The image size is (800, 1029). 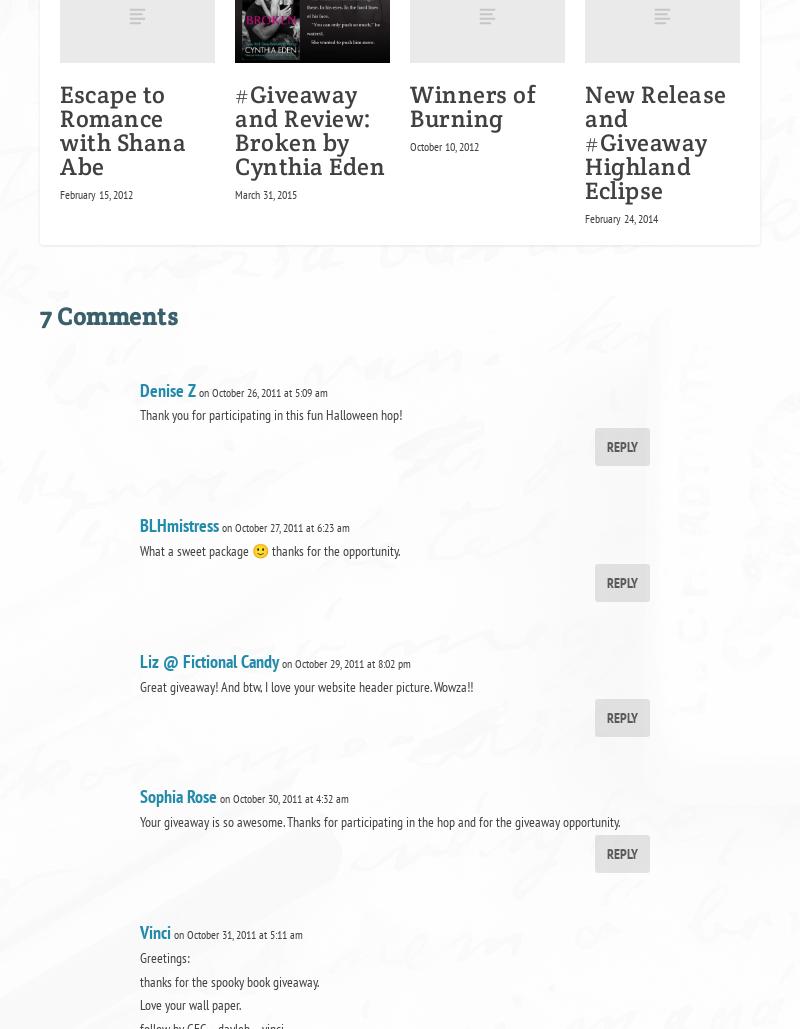 I want to click on 'on October 27, 2011 at 6:23 am', so click(x=222, y=526).